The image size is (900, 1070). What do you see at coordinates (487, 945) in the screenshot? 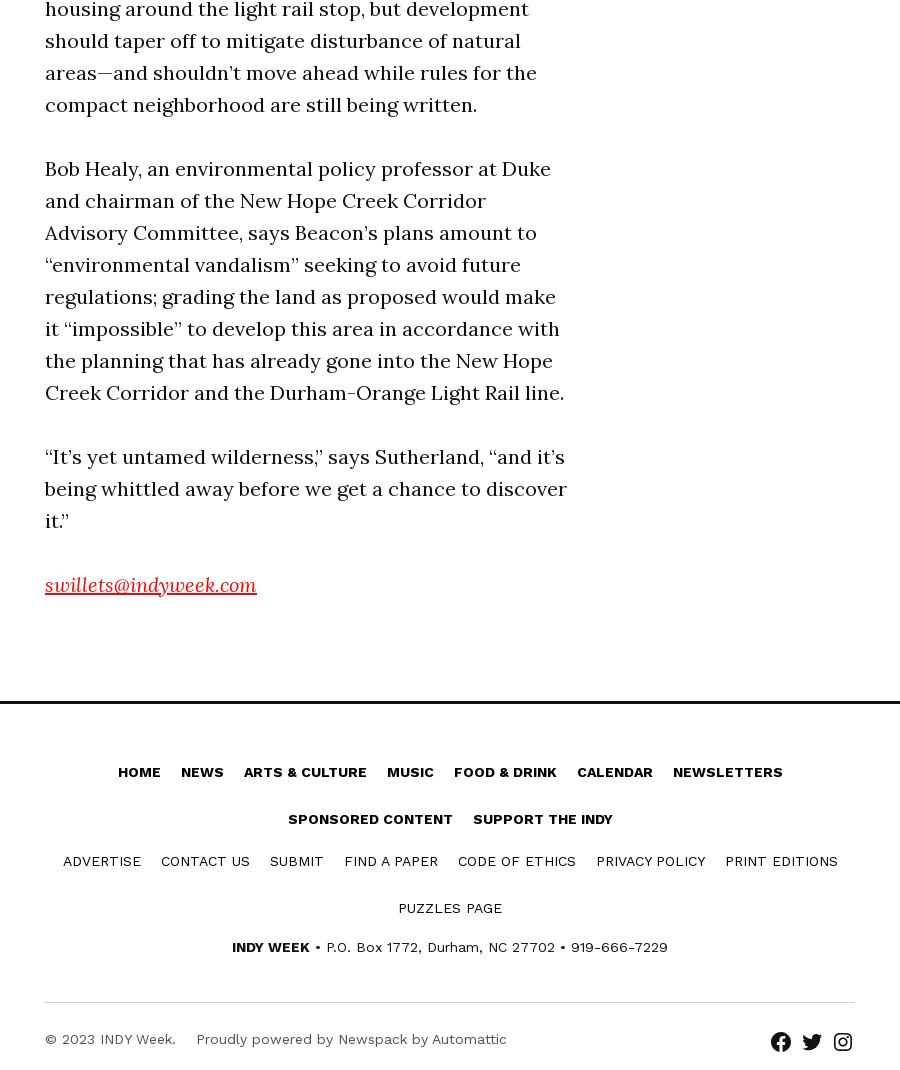
I see `'• P.O. Box 1772, Durham, NC 27702 • 919-666-7229'` at bounding box center [487, 945].